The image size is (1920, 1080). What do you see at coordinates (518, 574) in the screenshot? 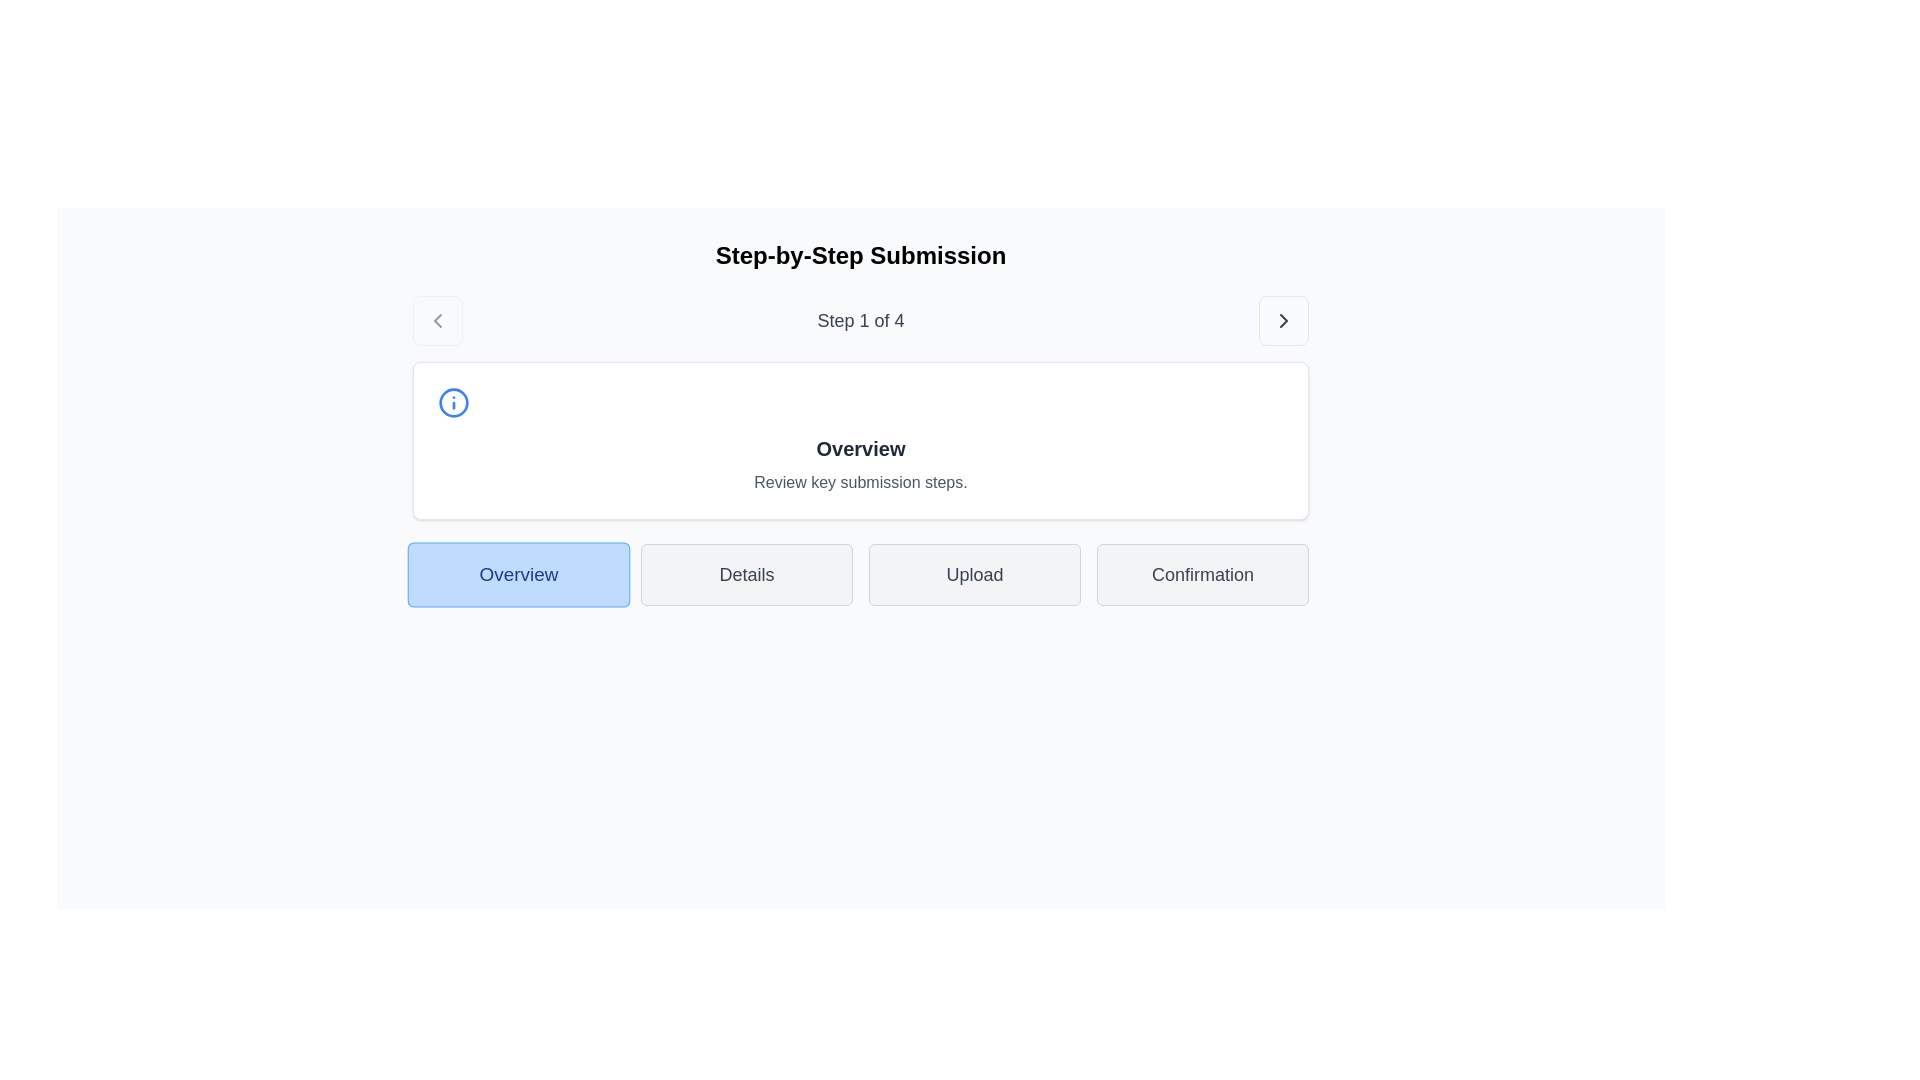
I see `the 'Overview' button located in the bottom section of the interface, which is the first button in a horizontal grid of four buttons beneath the 'Step 1 of 4' panel` at bounding box center [518, 574].